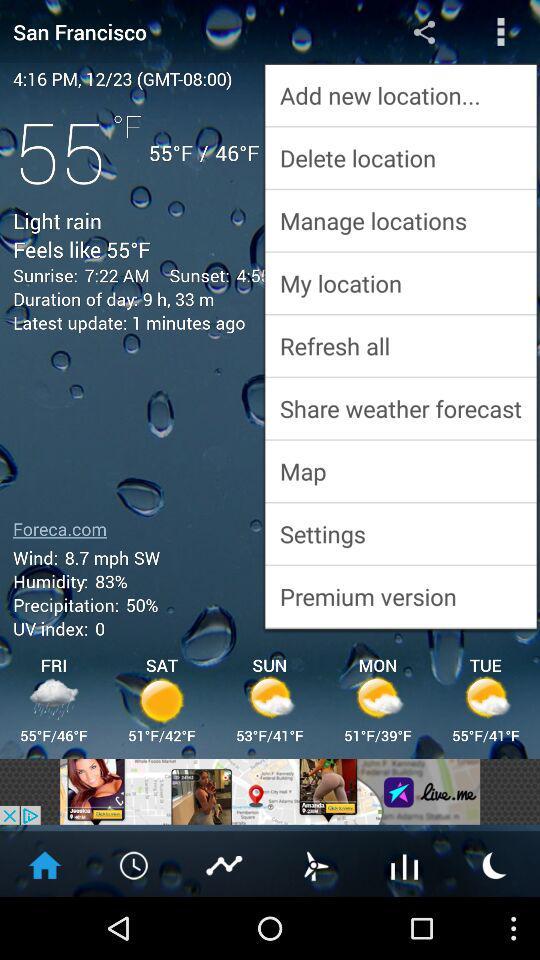 The width and height of the screenshot is (540, 960). What do you see at coordinates (400, 282) in the screenshot?
I see `my location app` at bounding box center [400, 282].